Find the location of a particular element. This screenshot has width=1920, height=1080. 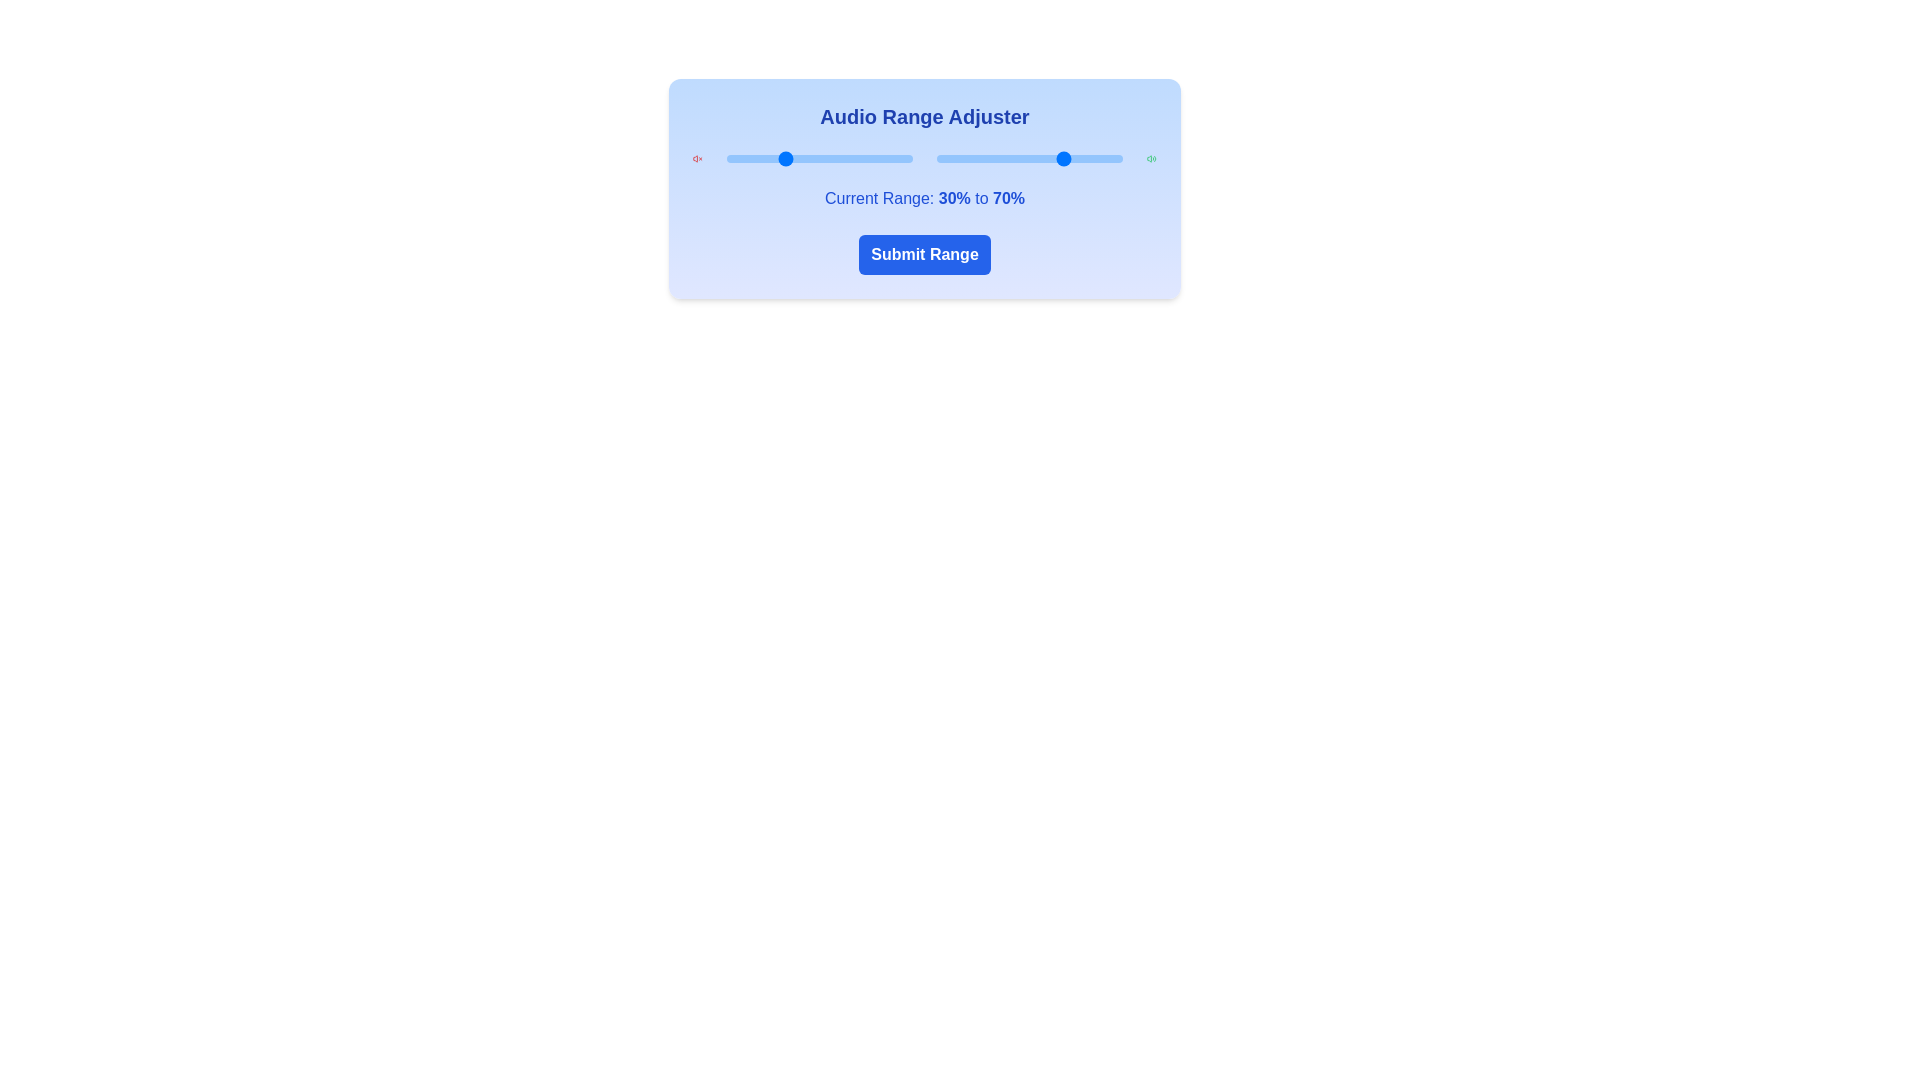

text that conveys the lower bound of the current range, which is '30%' in the text 'Current Range: 30% to 70%' is located at coordinates (953, 198).